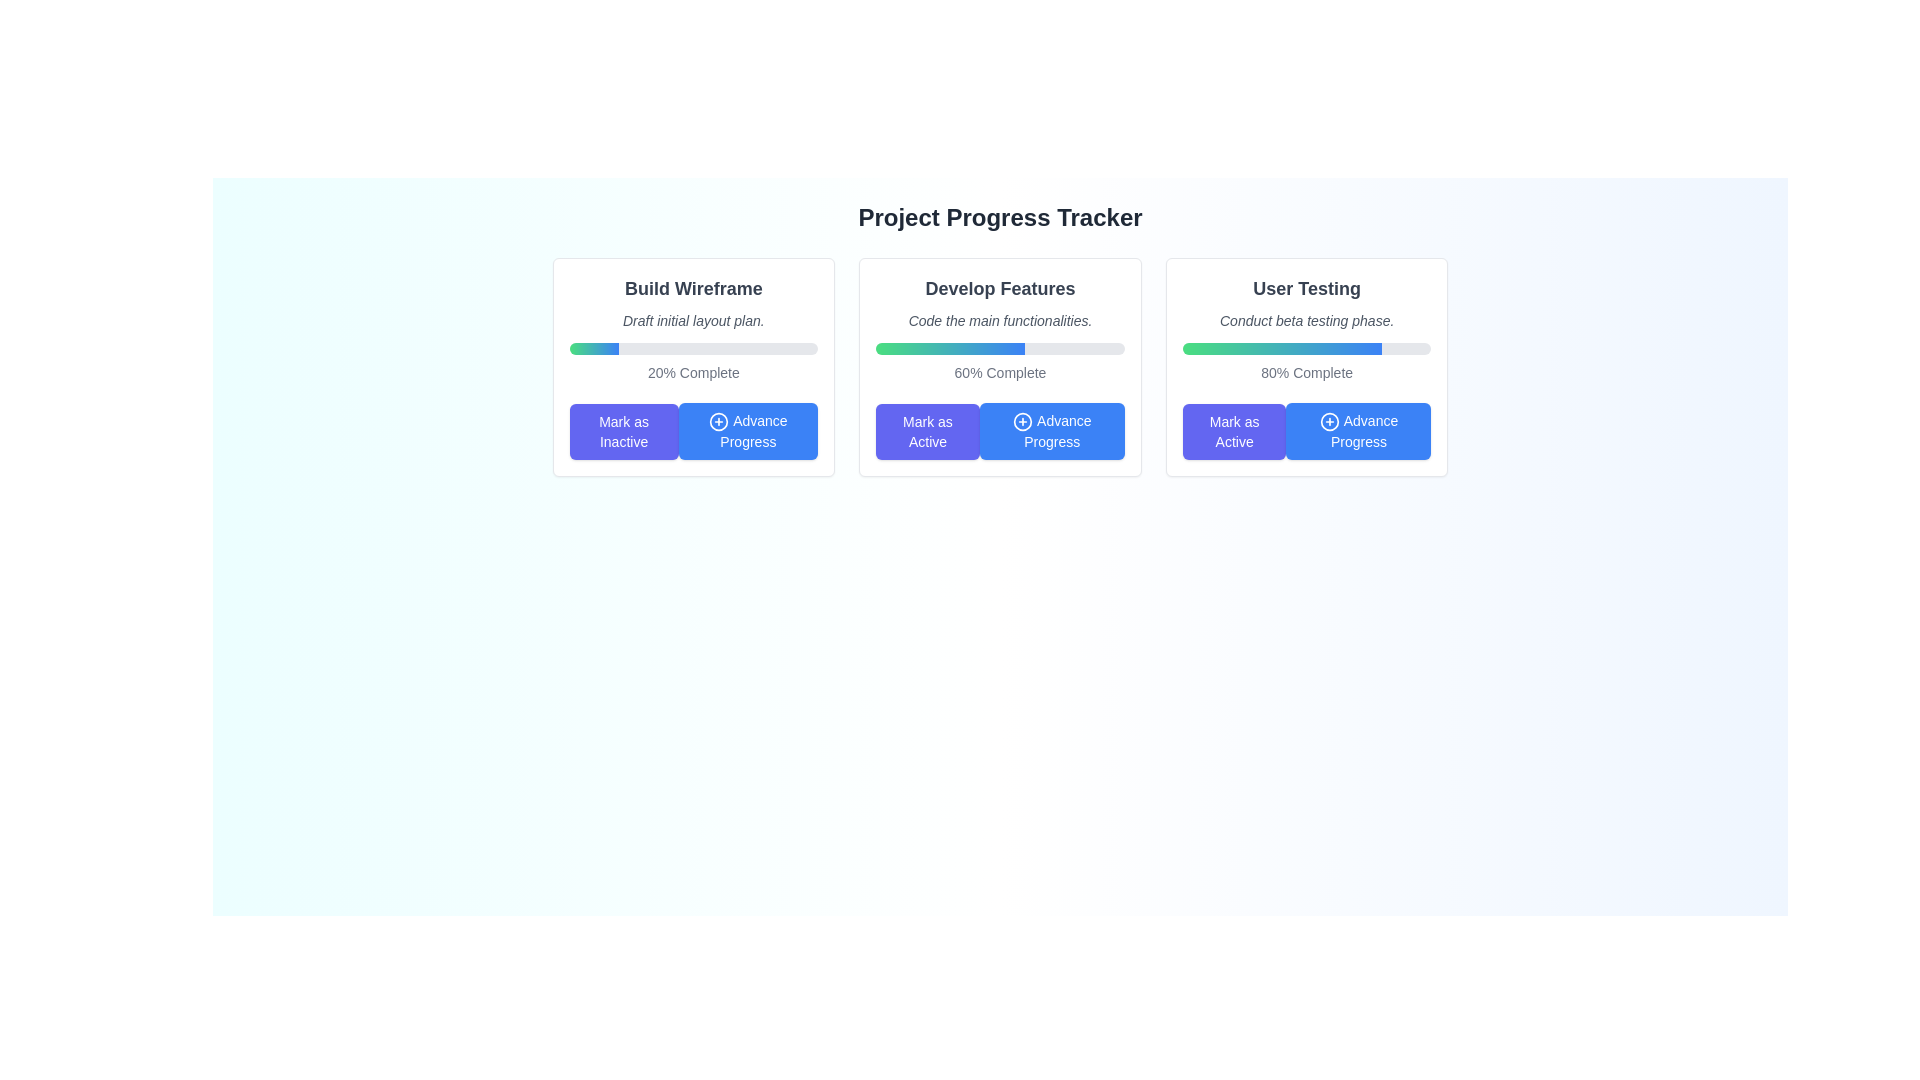 The width and height of the screenshot is (1920, 1080). What do you see at coordinates (593, 347) in the screenshot?
I see `the Progress indicator bar, which is the small colored segment on the gray progress bar within the 'Build Wireframe' card` at bounding box center [593, 347].